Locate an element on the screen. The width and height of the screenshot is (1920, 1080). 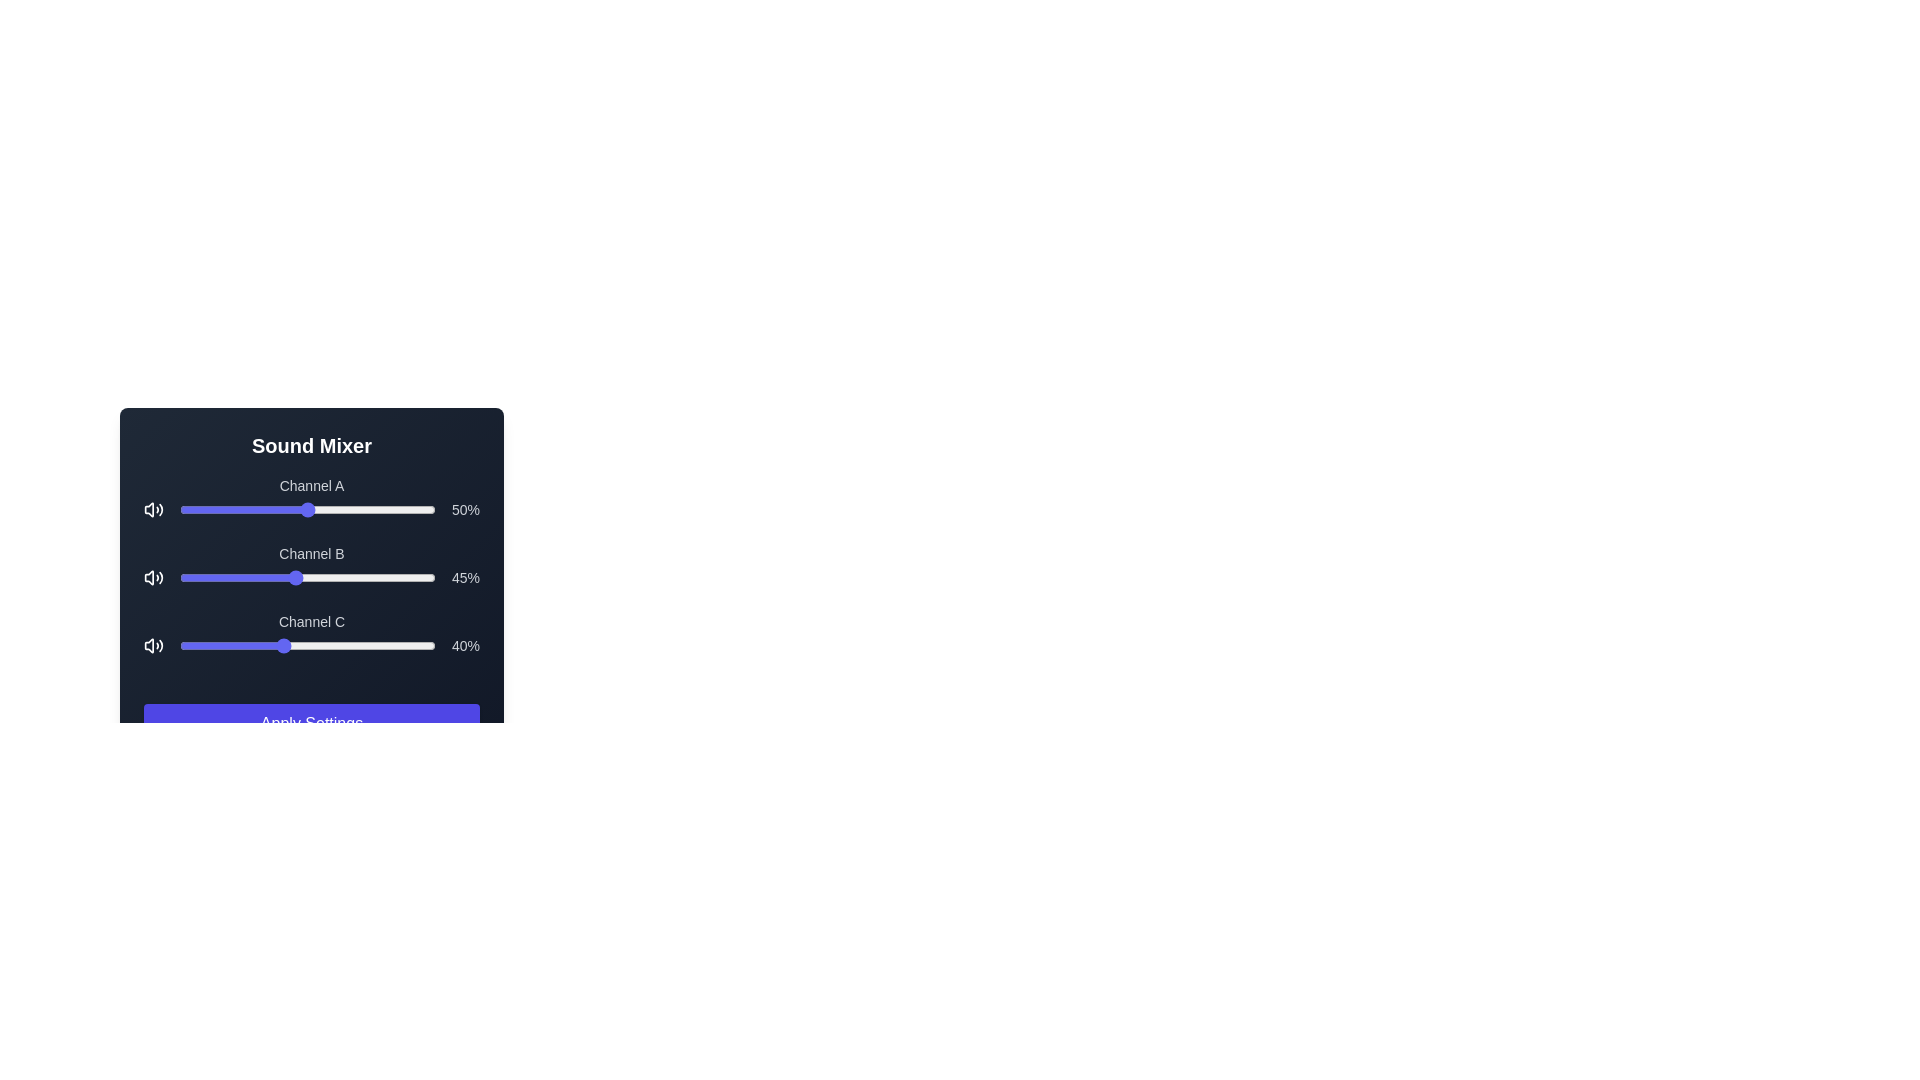
Channel C volume is located at coordinates (361, 645).